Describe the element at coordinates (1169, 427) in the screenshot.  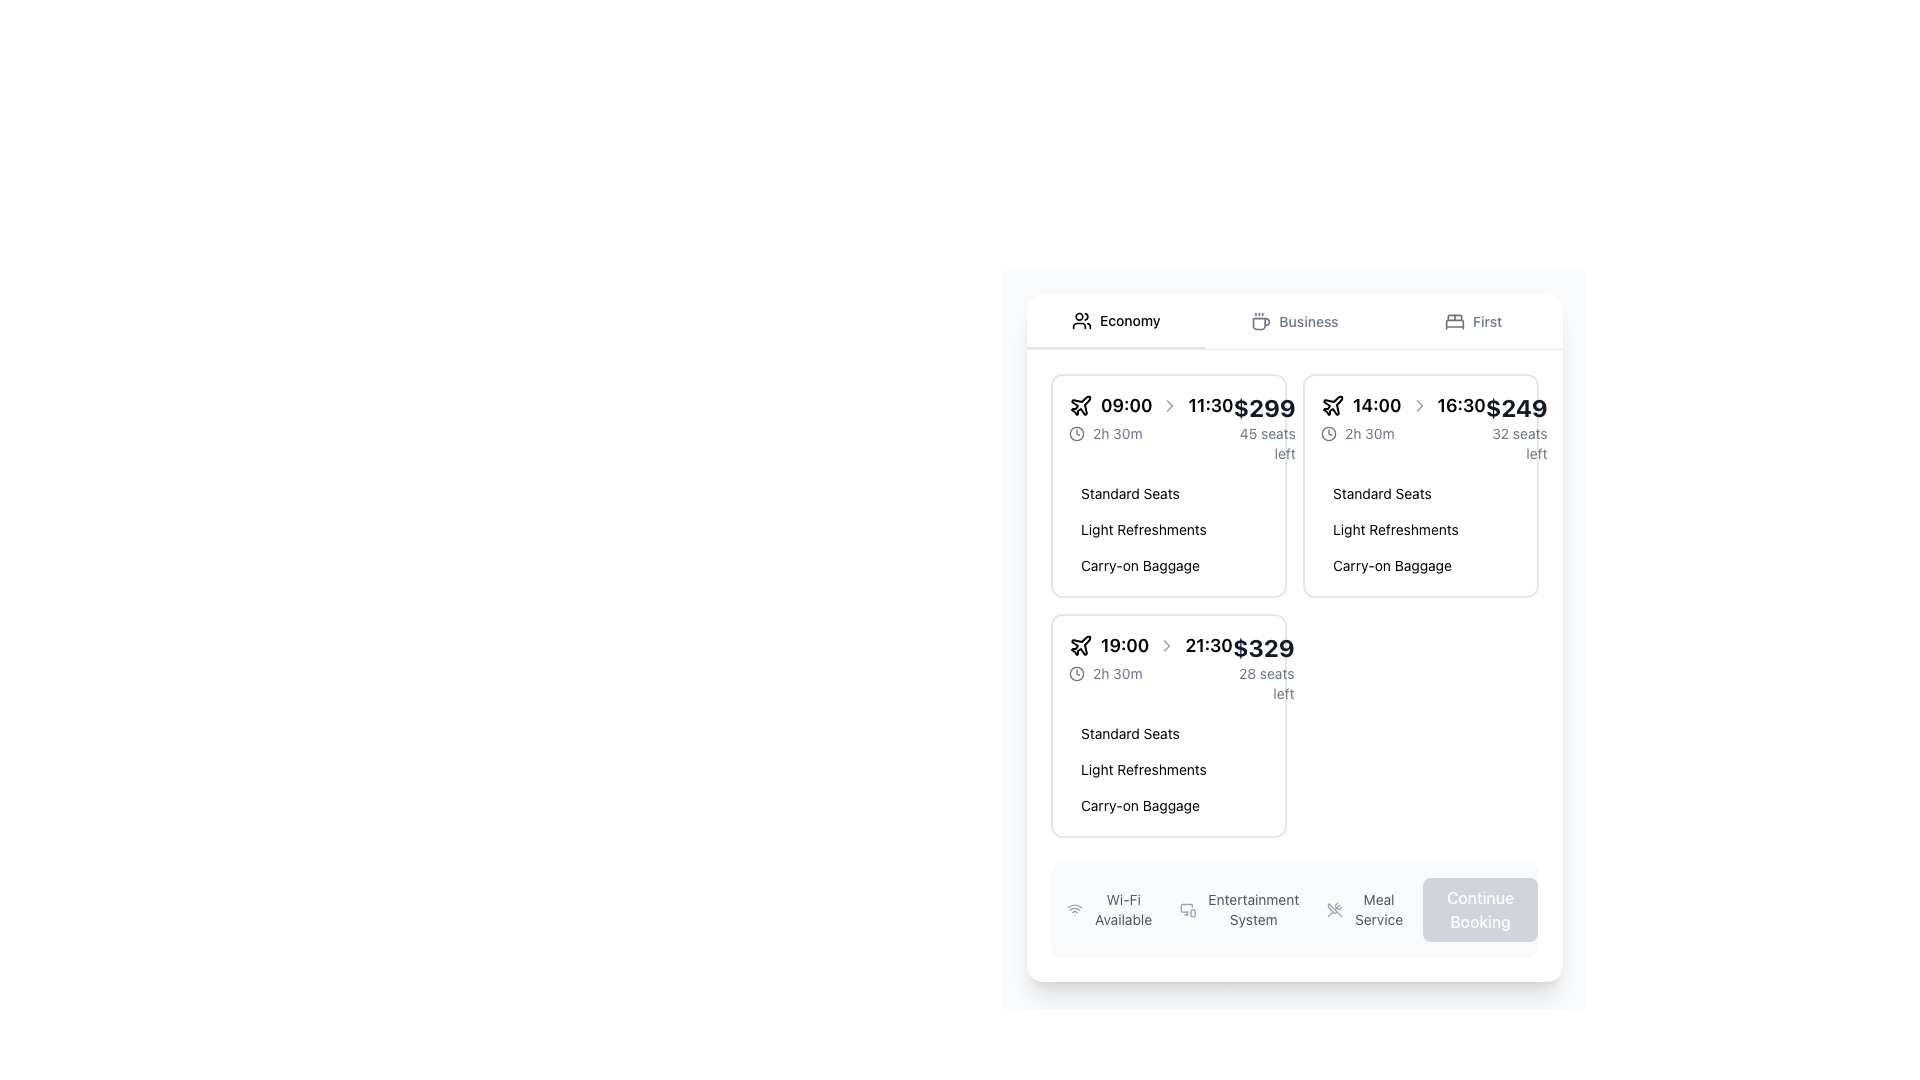
I see `the Informational display box that presents key flight information, located in the top-left corner of the first card in the grid layout` at that location.